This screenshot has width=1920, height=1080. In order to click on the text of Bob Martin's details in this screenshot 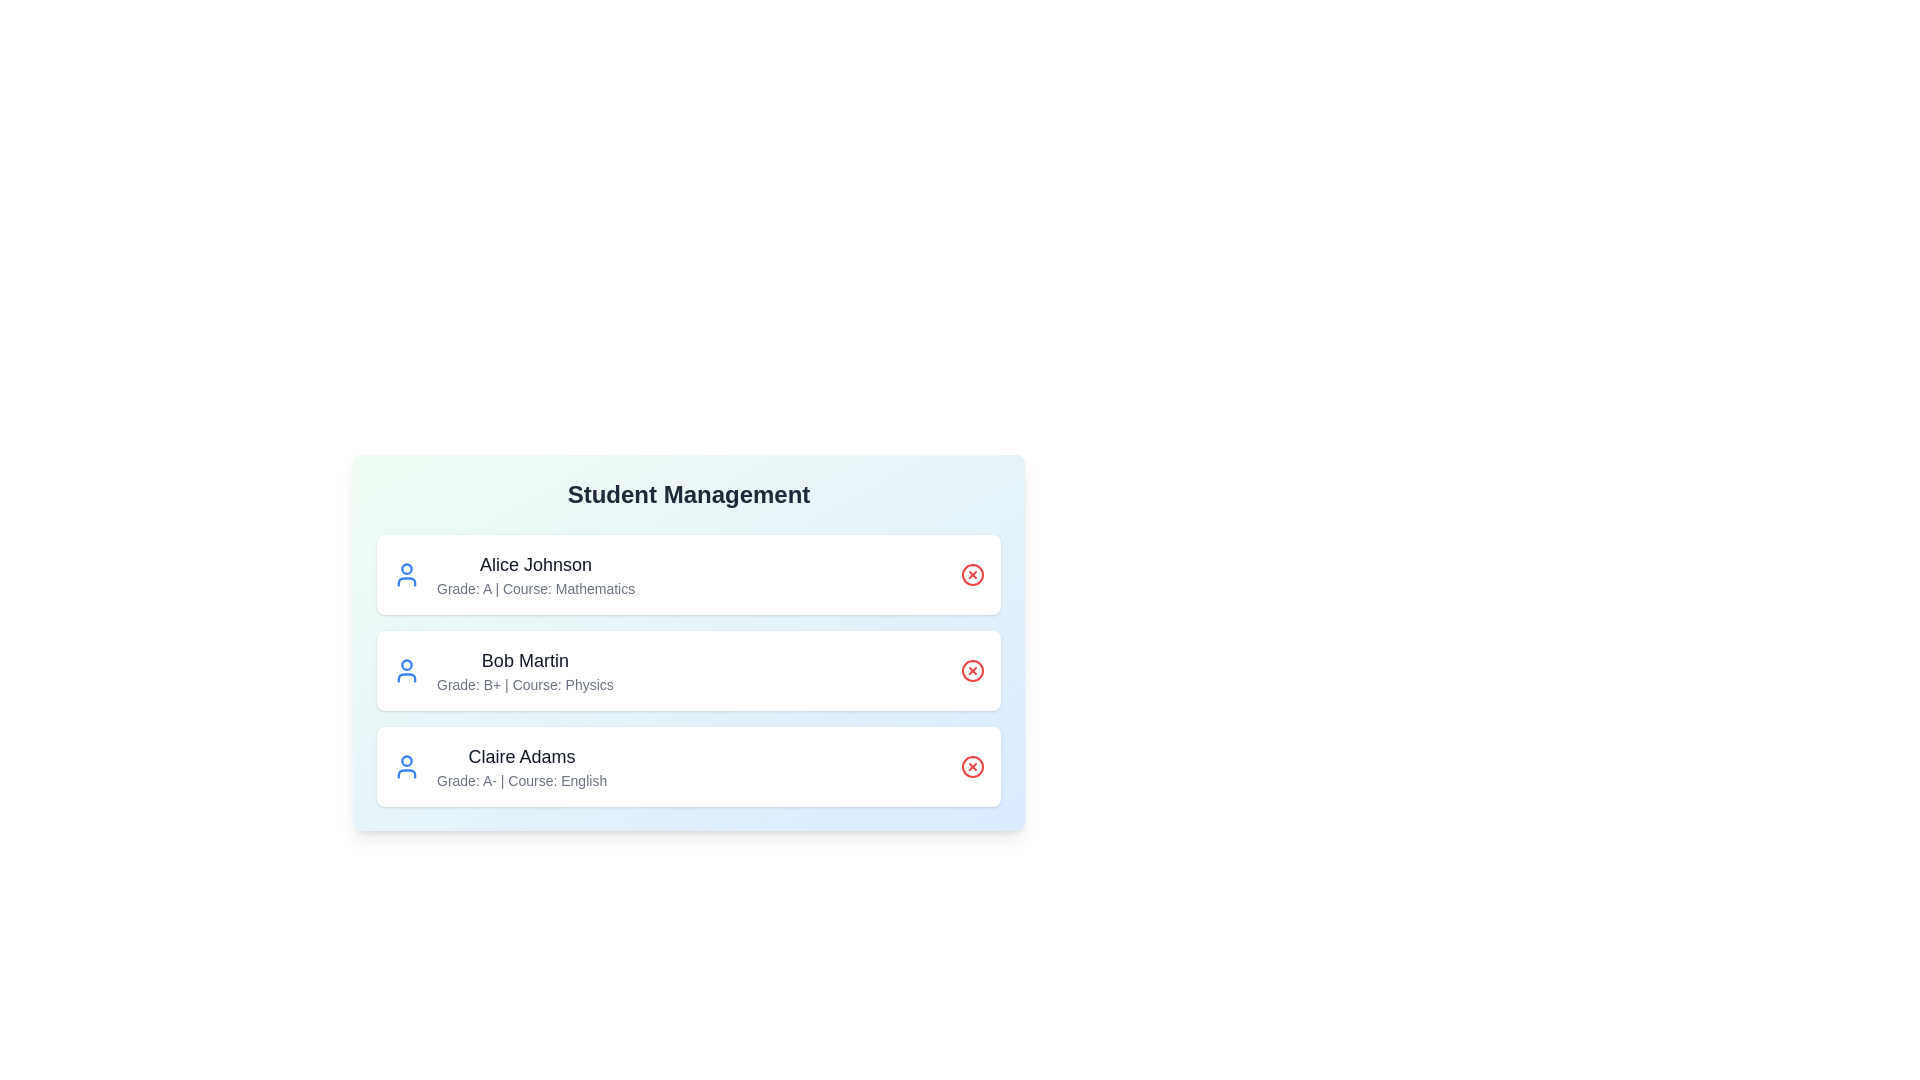, I will do `click(524, 660)`.